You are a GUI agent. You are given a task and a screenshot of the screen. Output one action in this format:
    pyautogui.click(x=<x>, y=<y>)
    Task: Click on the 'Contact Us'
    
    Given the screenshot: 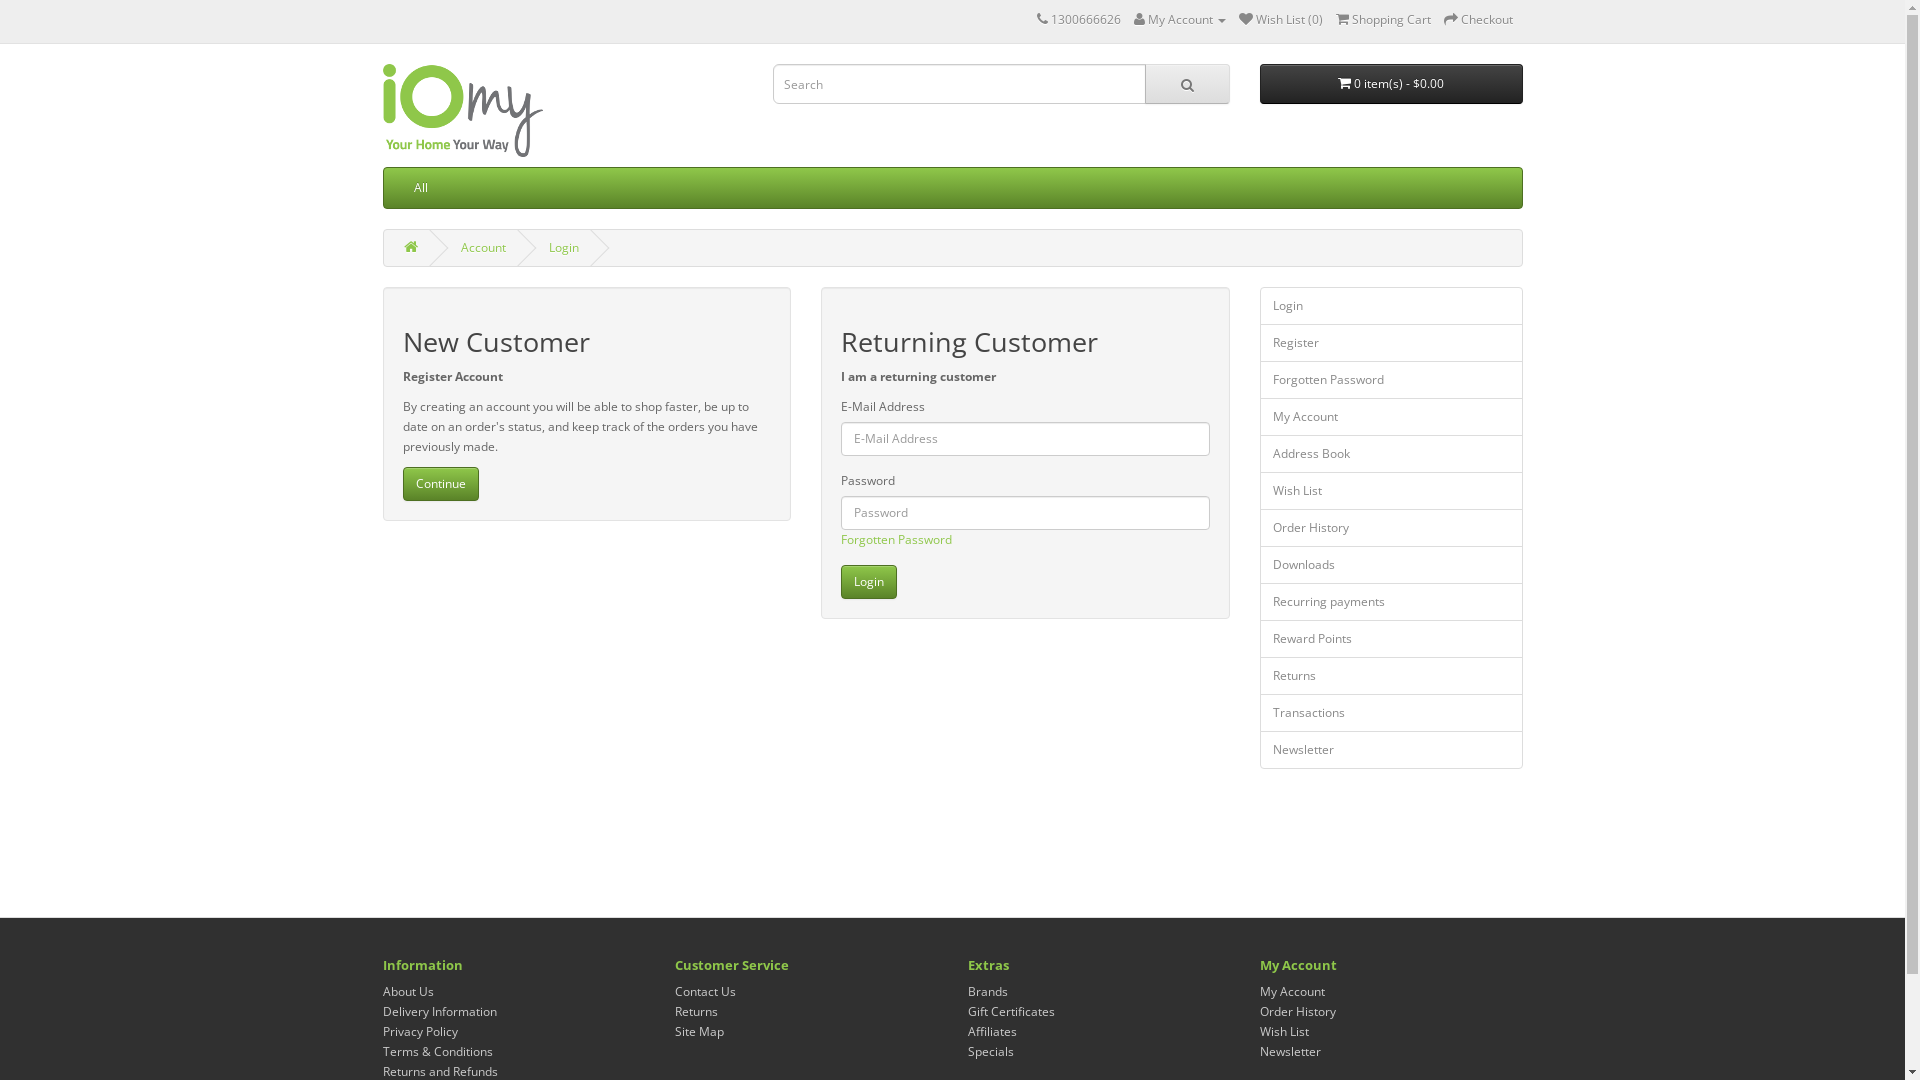 What is the action you would take?
    pyautogui.click(x=675, y=991)
    